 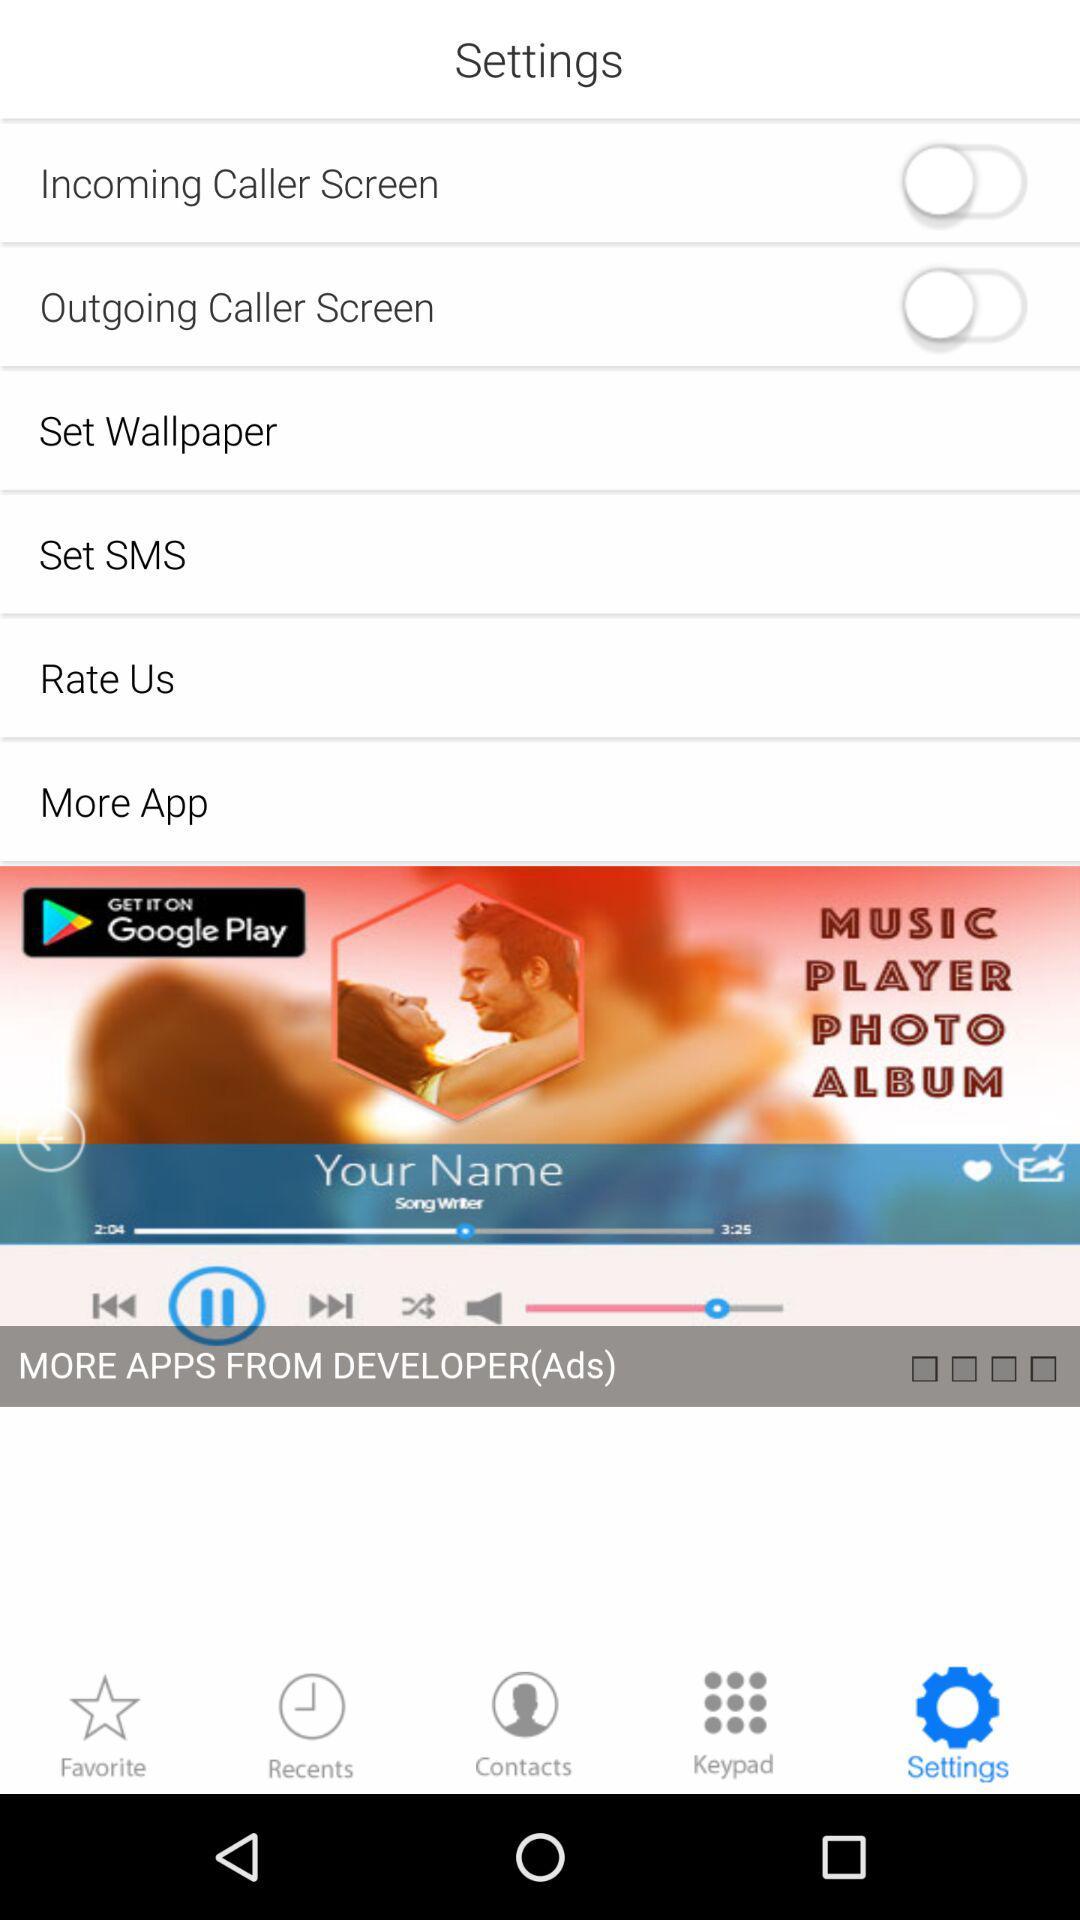 What do you see at coordinates (960, 329) in the screenshot?
I see `the avatar icon` at bounding box center [960, 329].